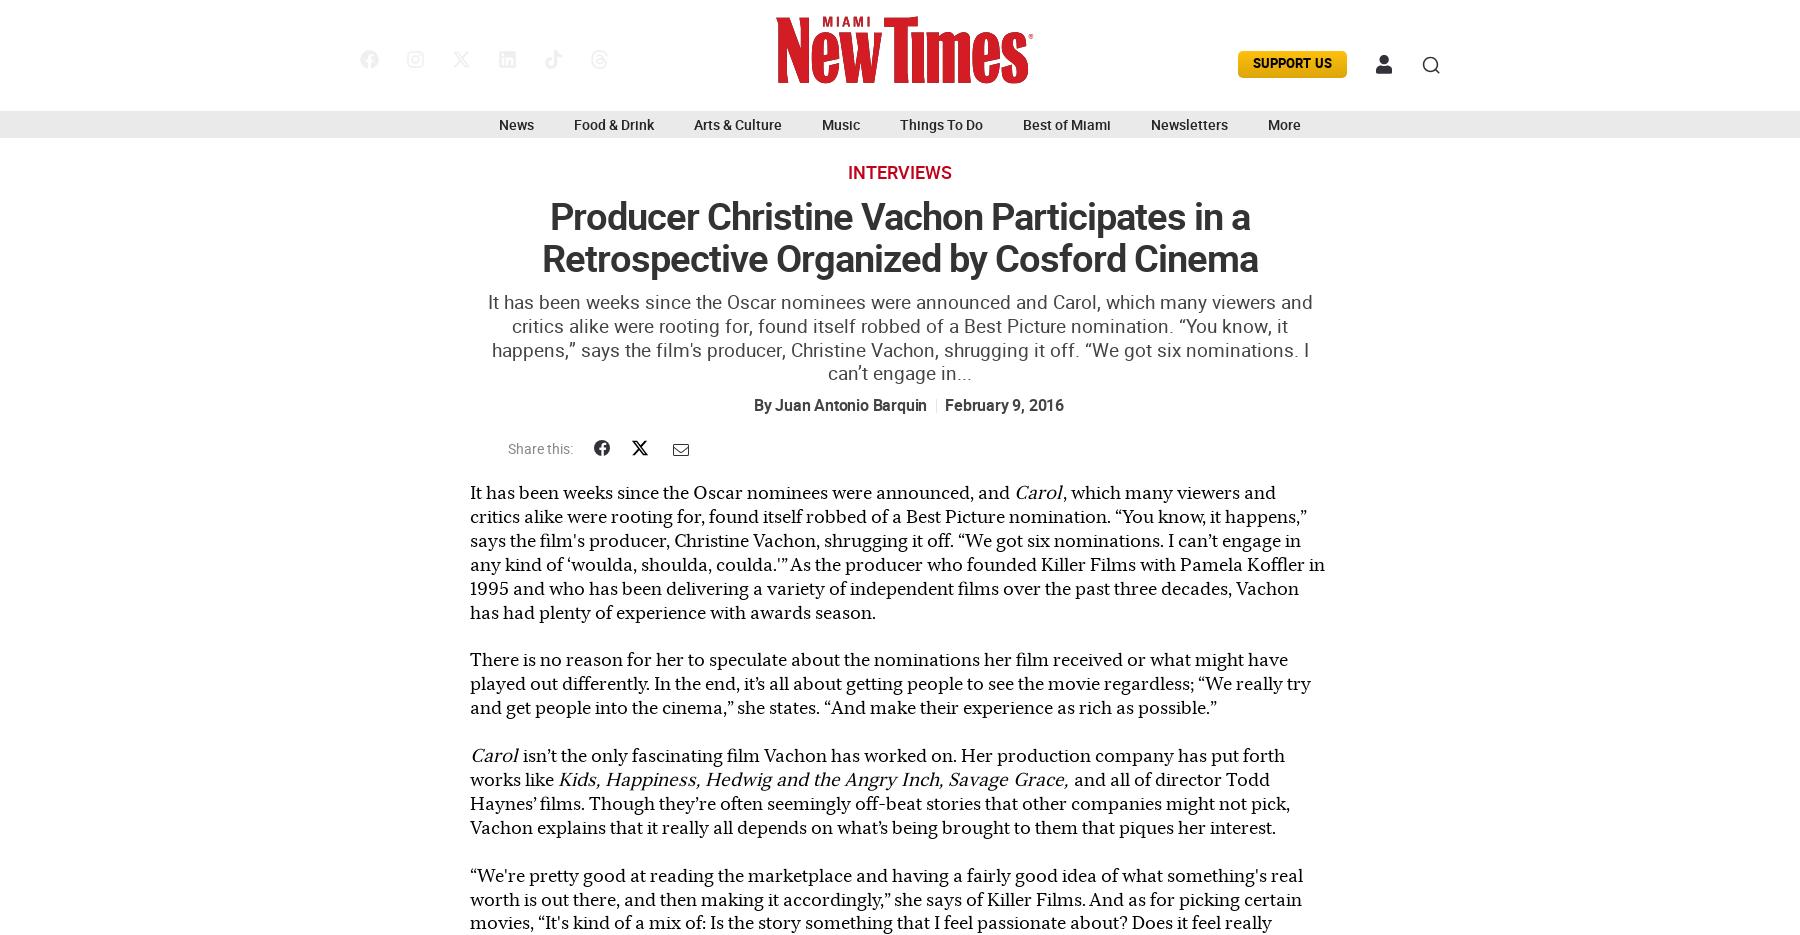  Describe the element at coordinates (515, 124) in the screenshot. I see `'News'` at that location.